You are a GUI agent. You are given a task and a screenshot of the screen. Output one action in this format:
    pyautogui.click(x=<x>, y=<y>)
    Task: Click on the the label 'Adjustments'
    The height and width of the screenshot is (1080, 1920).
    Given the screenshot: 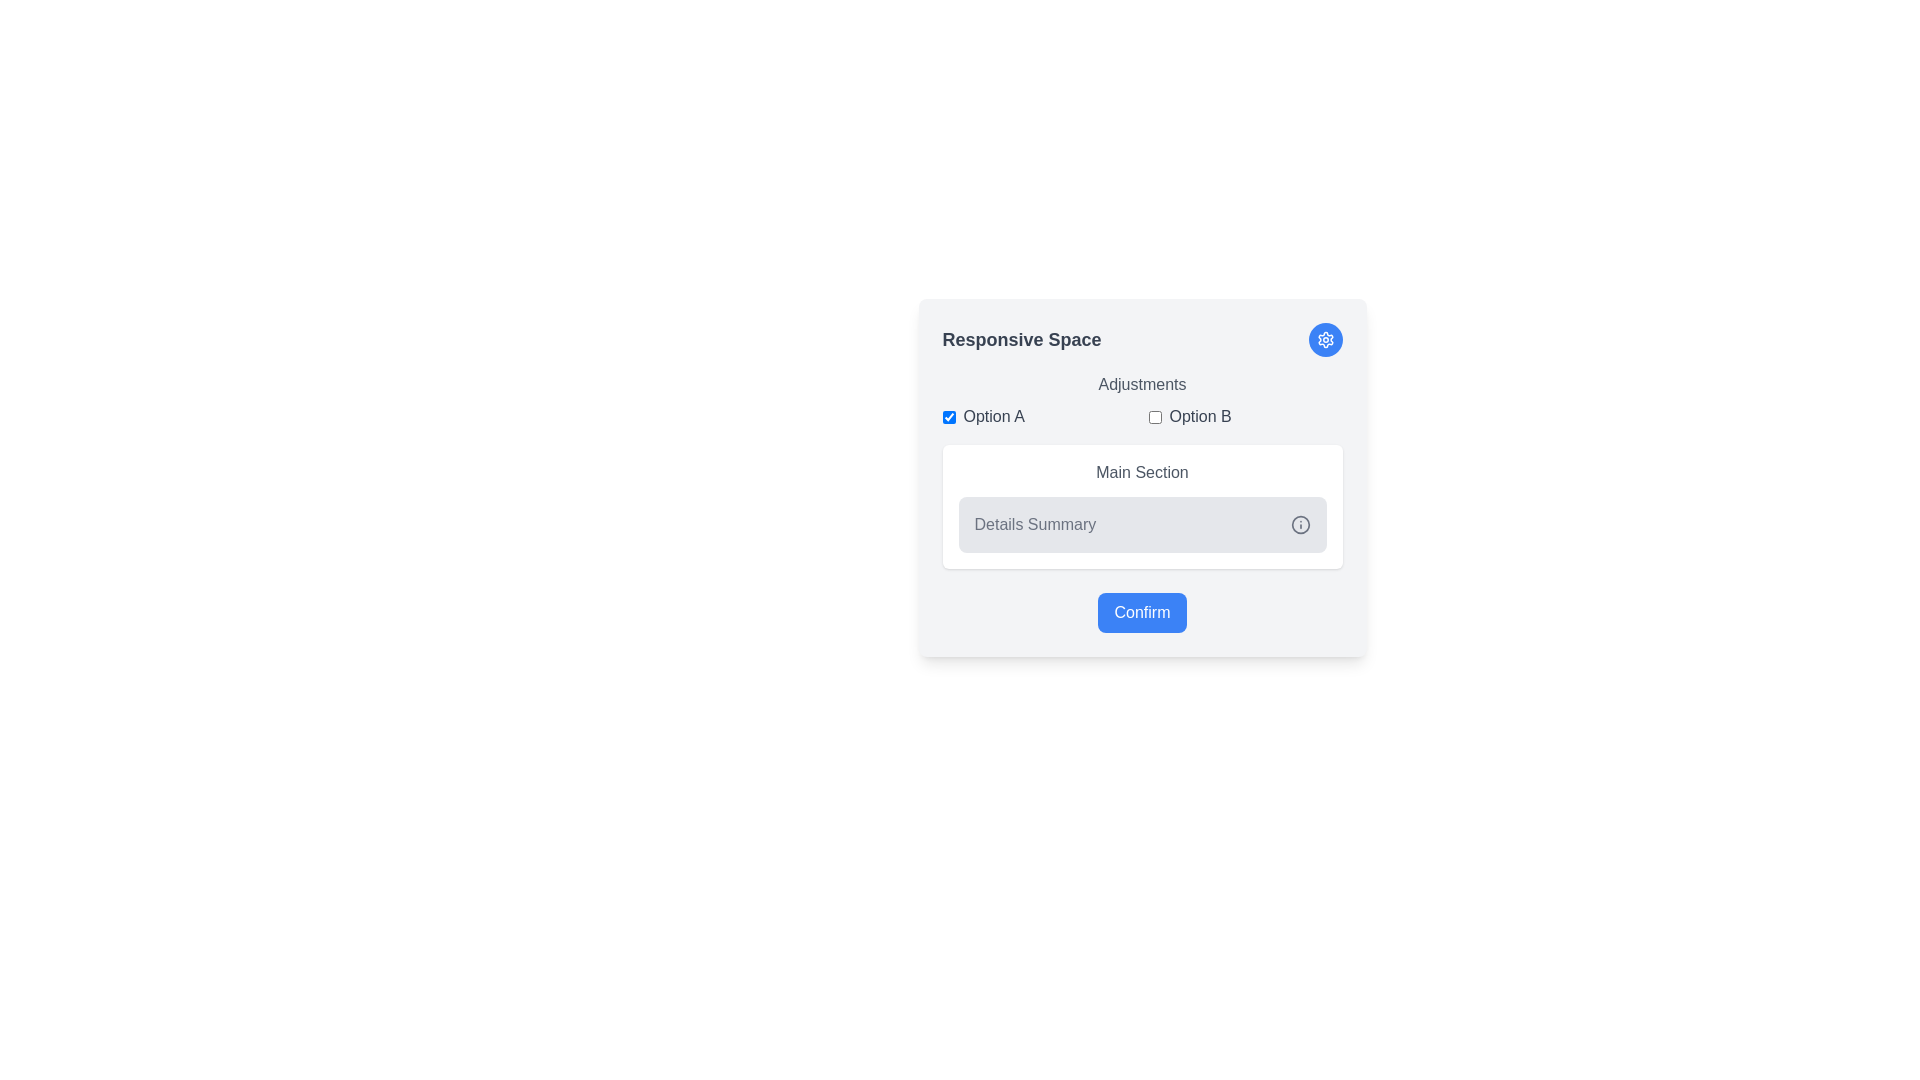 What is the action you would take?
    pyautogui.click(x=1142, y=401)
    